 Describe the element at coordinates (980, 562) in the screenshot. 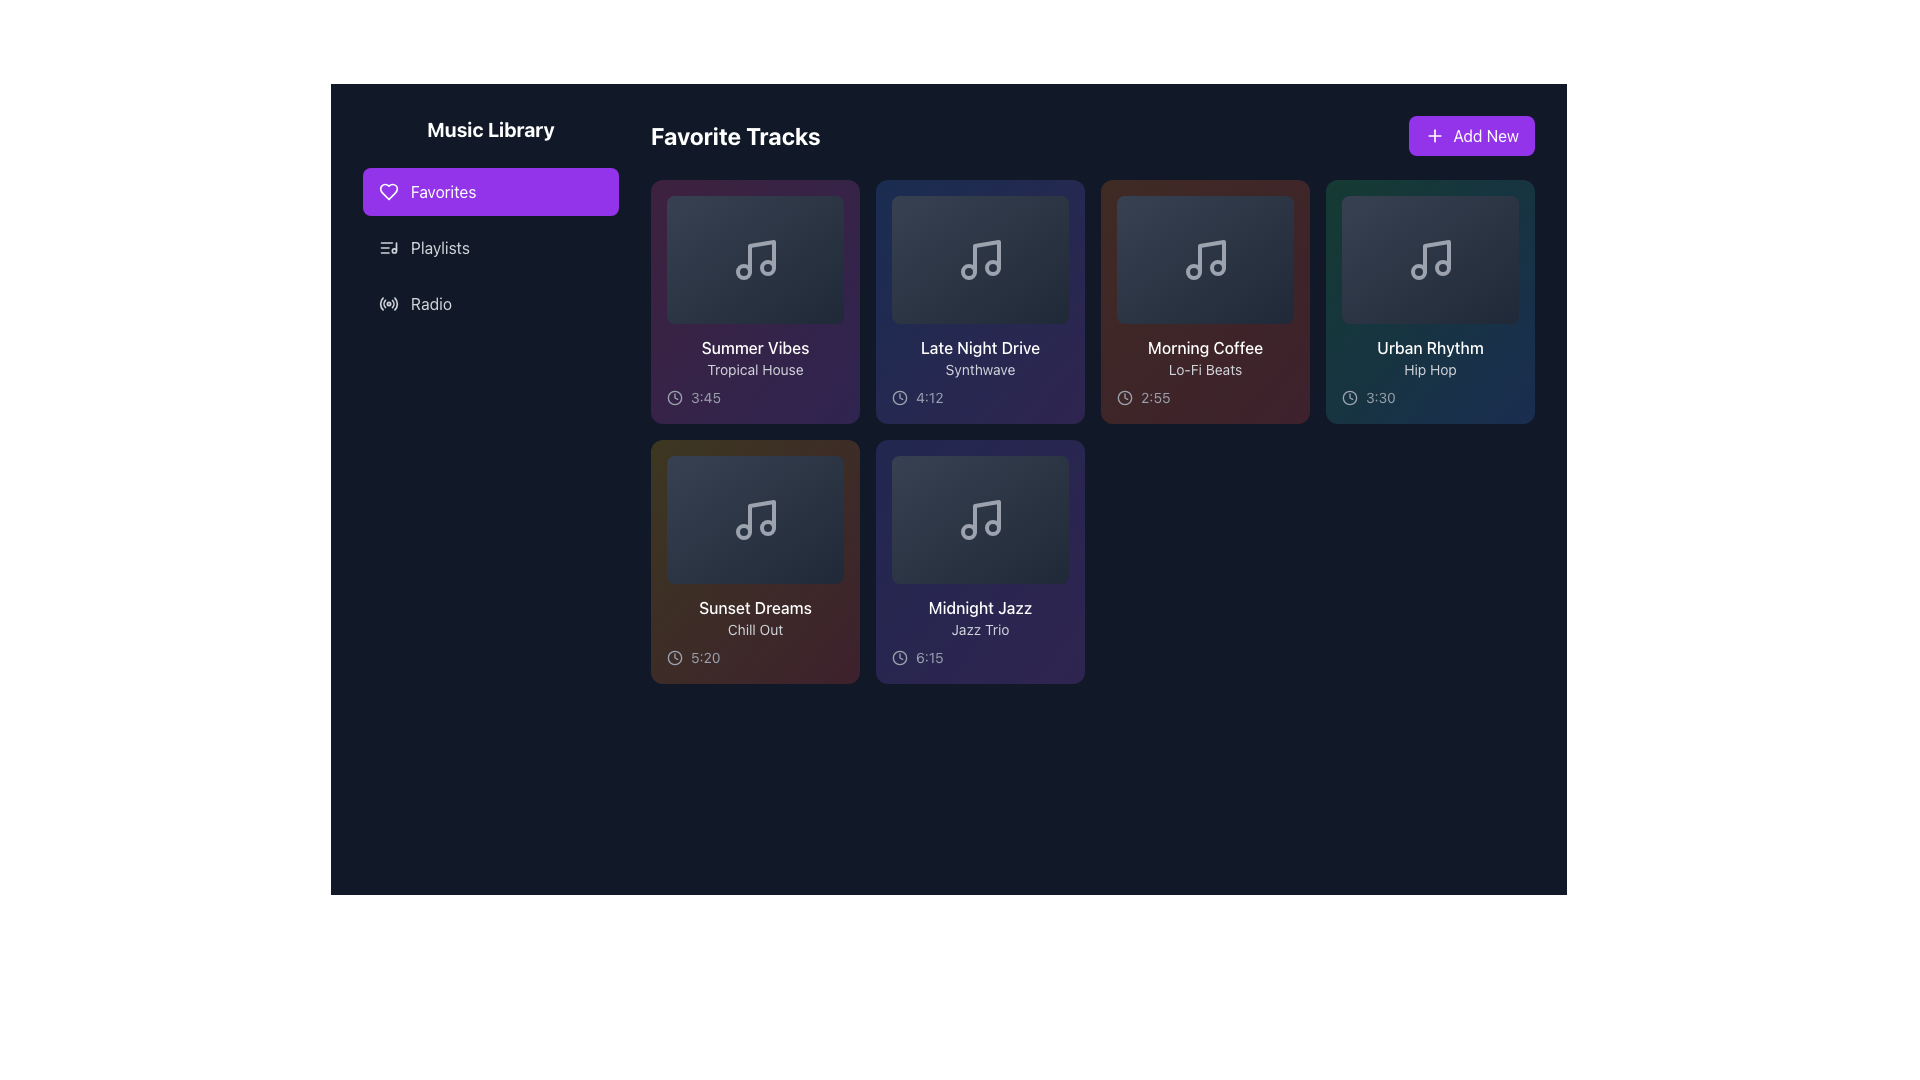

I see `the sixth Card UI component in the 'Favorite Tracks' section, which provides information about a music track` at that location.